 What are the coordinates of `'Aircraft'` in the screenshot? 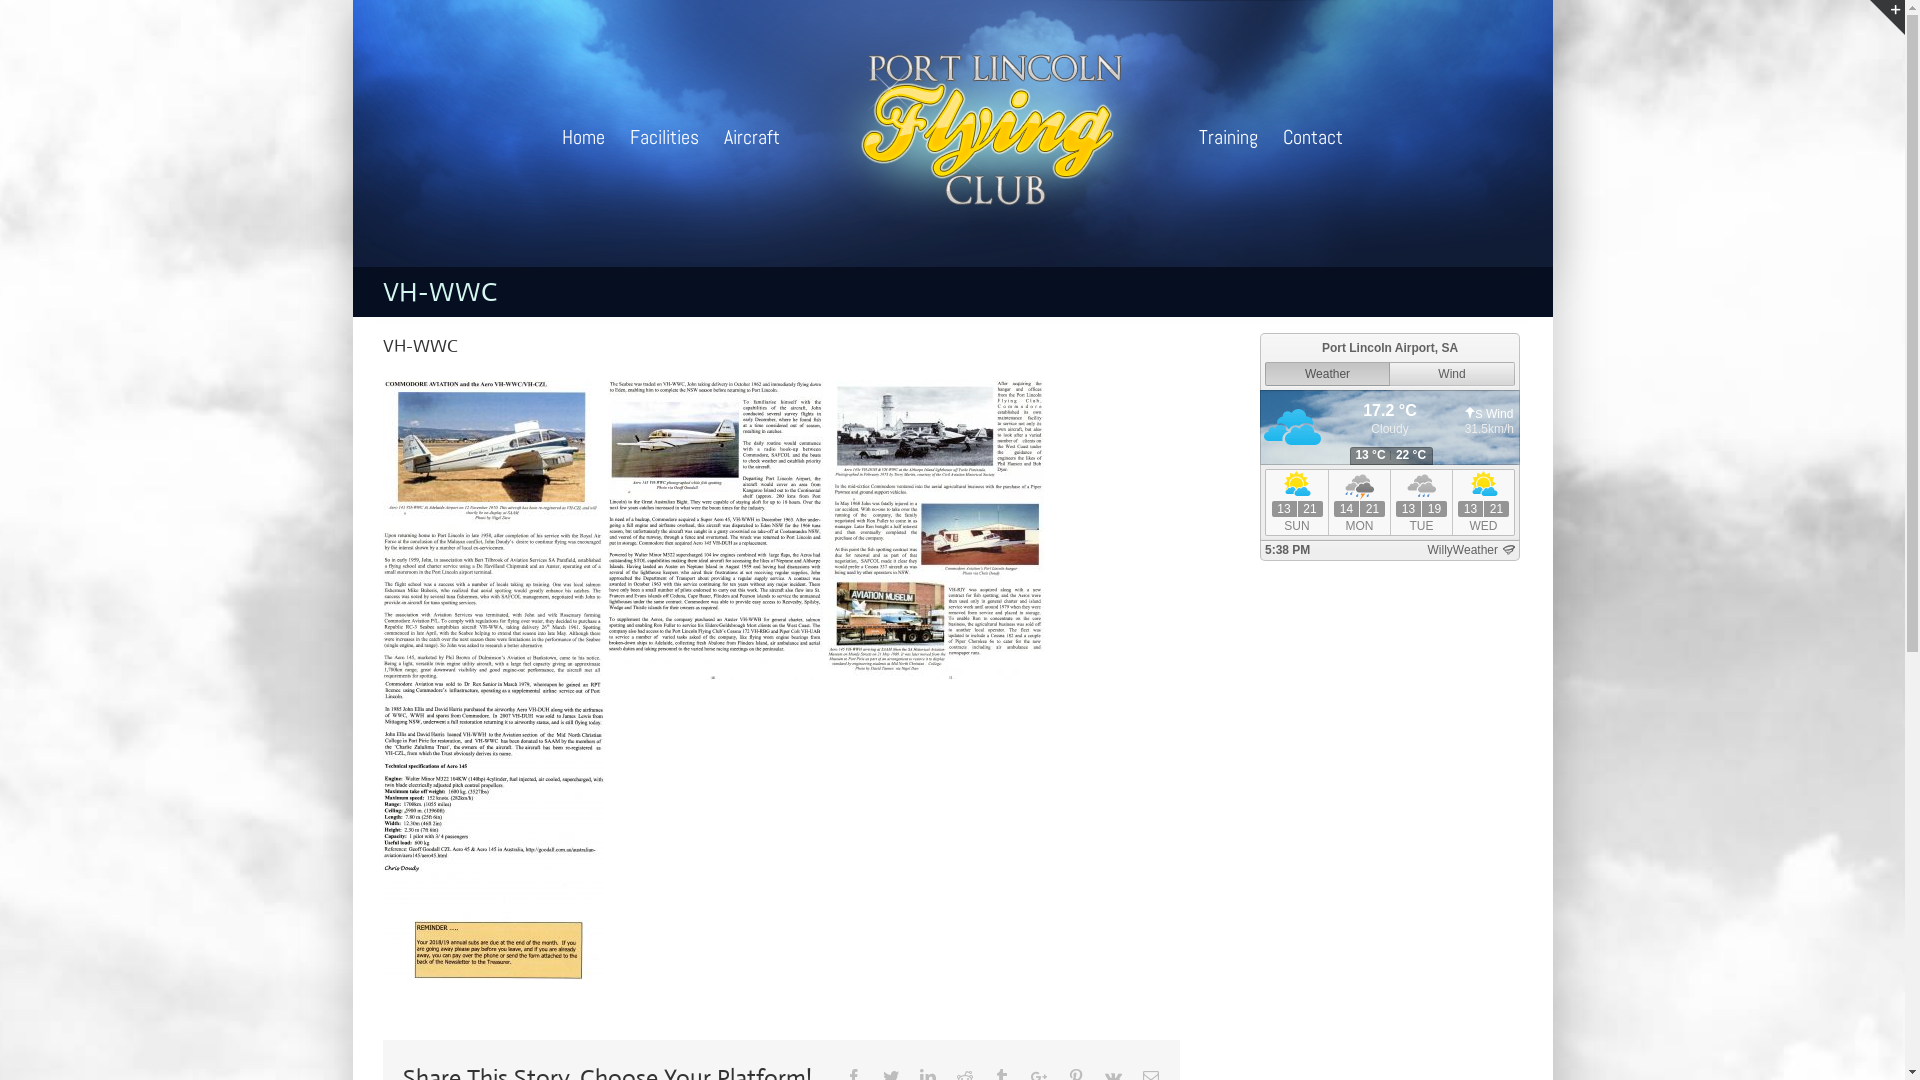 It's located at (723, 134).